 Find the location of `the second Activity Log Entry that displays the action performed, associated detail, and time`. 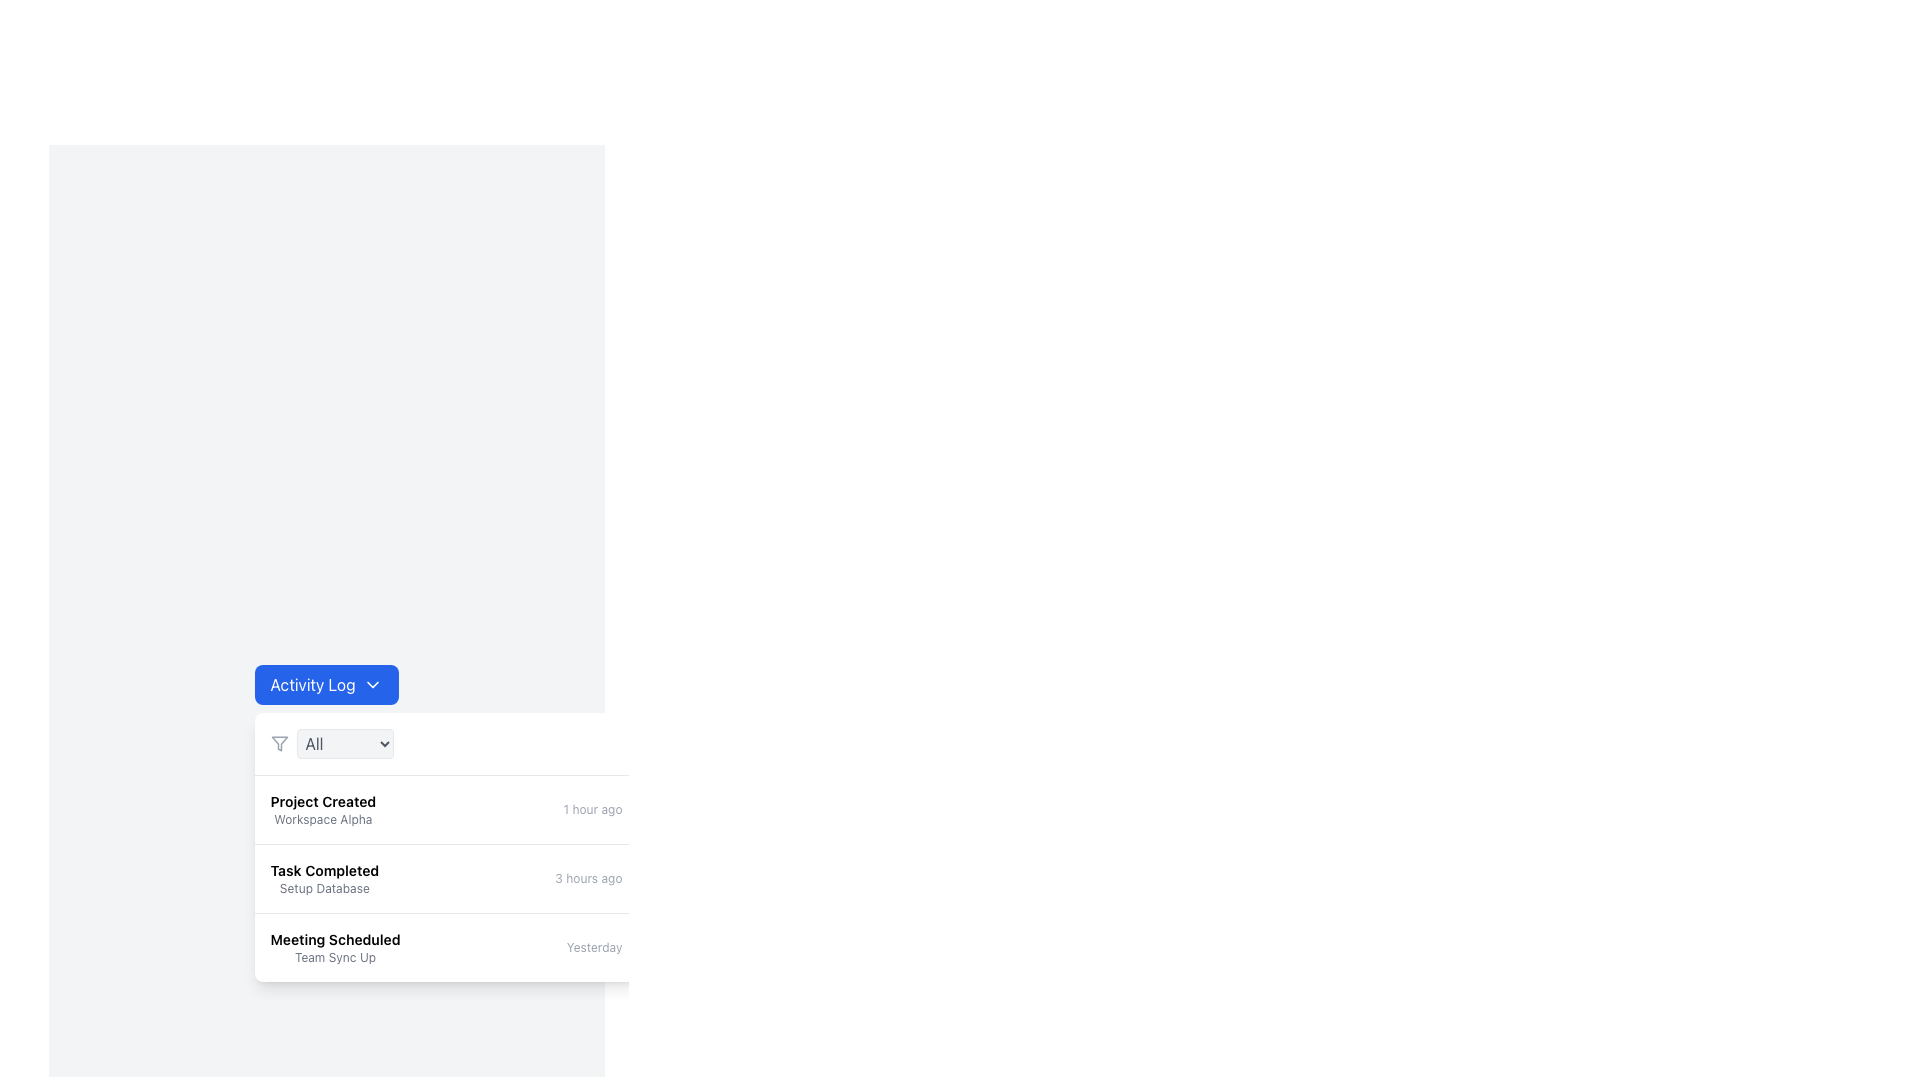

the second Activity Log Entry that displays the action performed, associated detail, and time is located at coordinates (445, 878).